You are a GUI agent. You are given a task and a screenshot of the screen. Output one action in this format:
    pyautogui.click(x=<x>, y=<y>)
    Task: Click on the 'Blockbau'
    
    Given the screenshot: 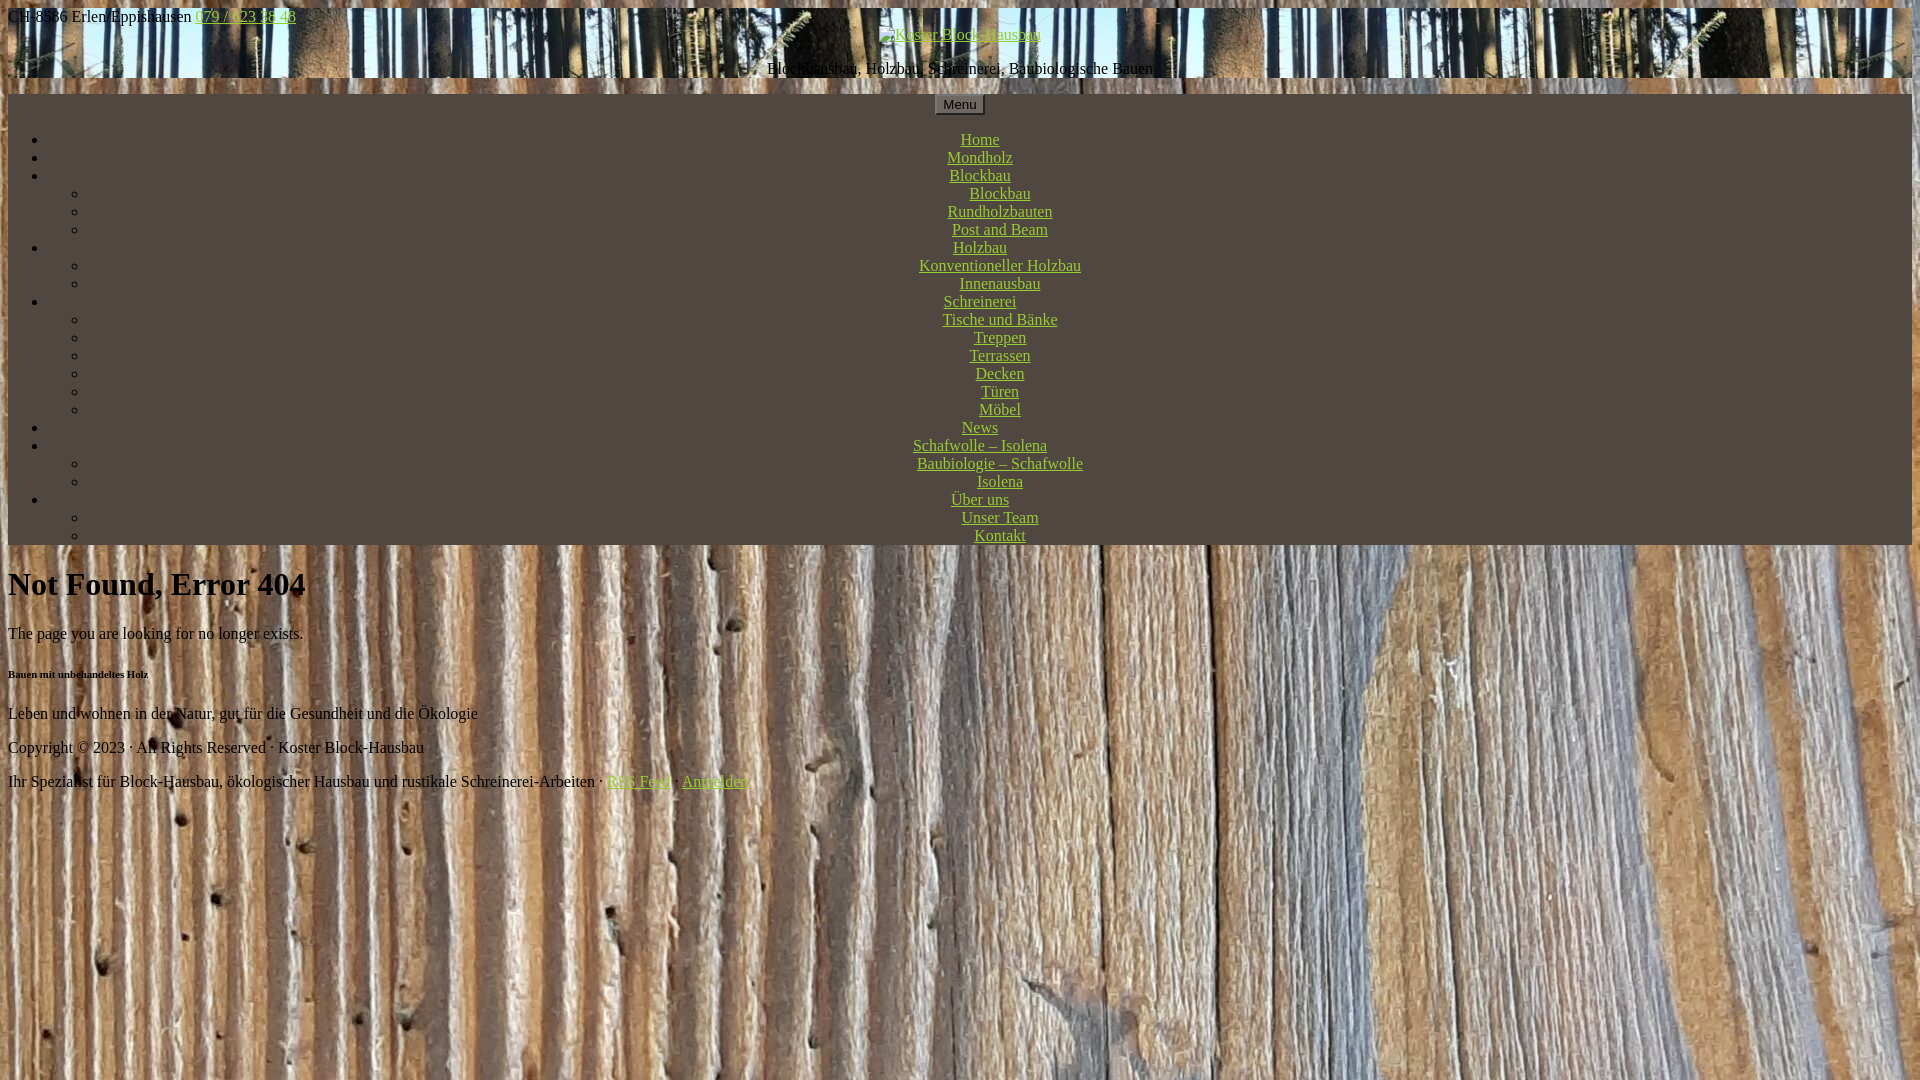 What is the action you would take?
    pyautogui.click(x=999, y=193)
    